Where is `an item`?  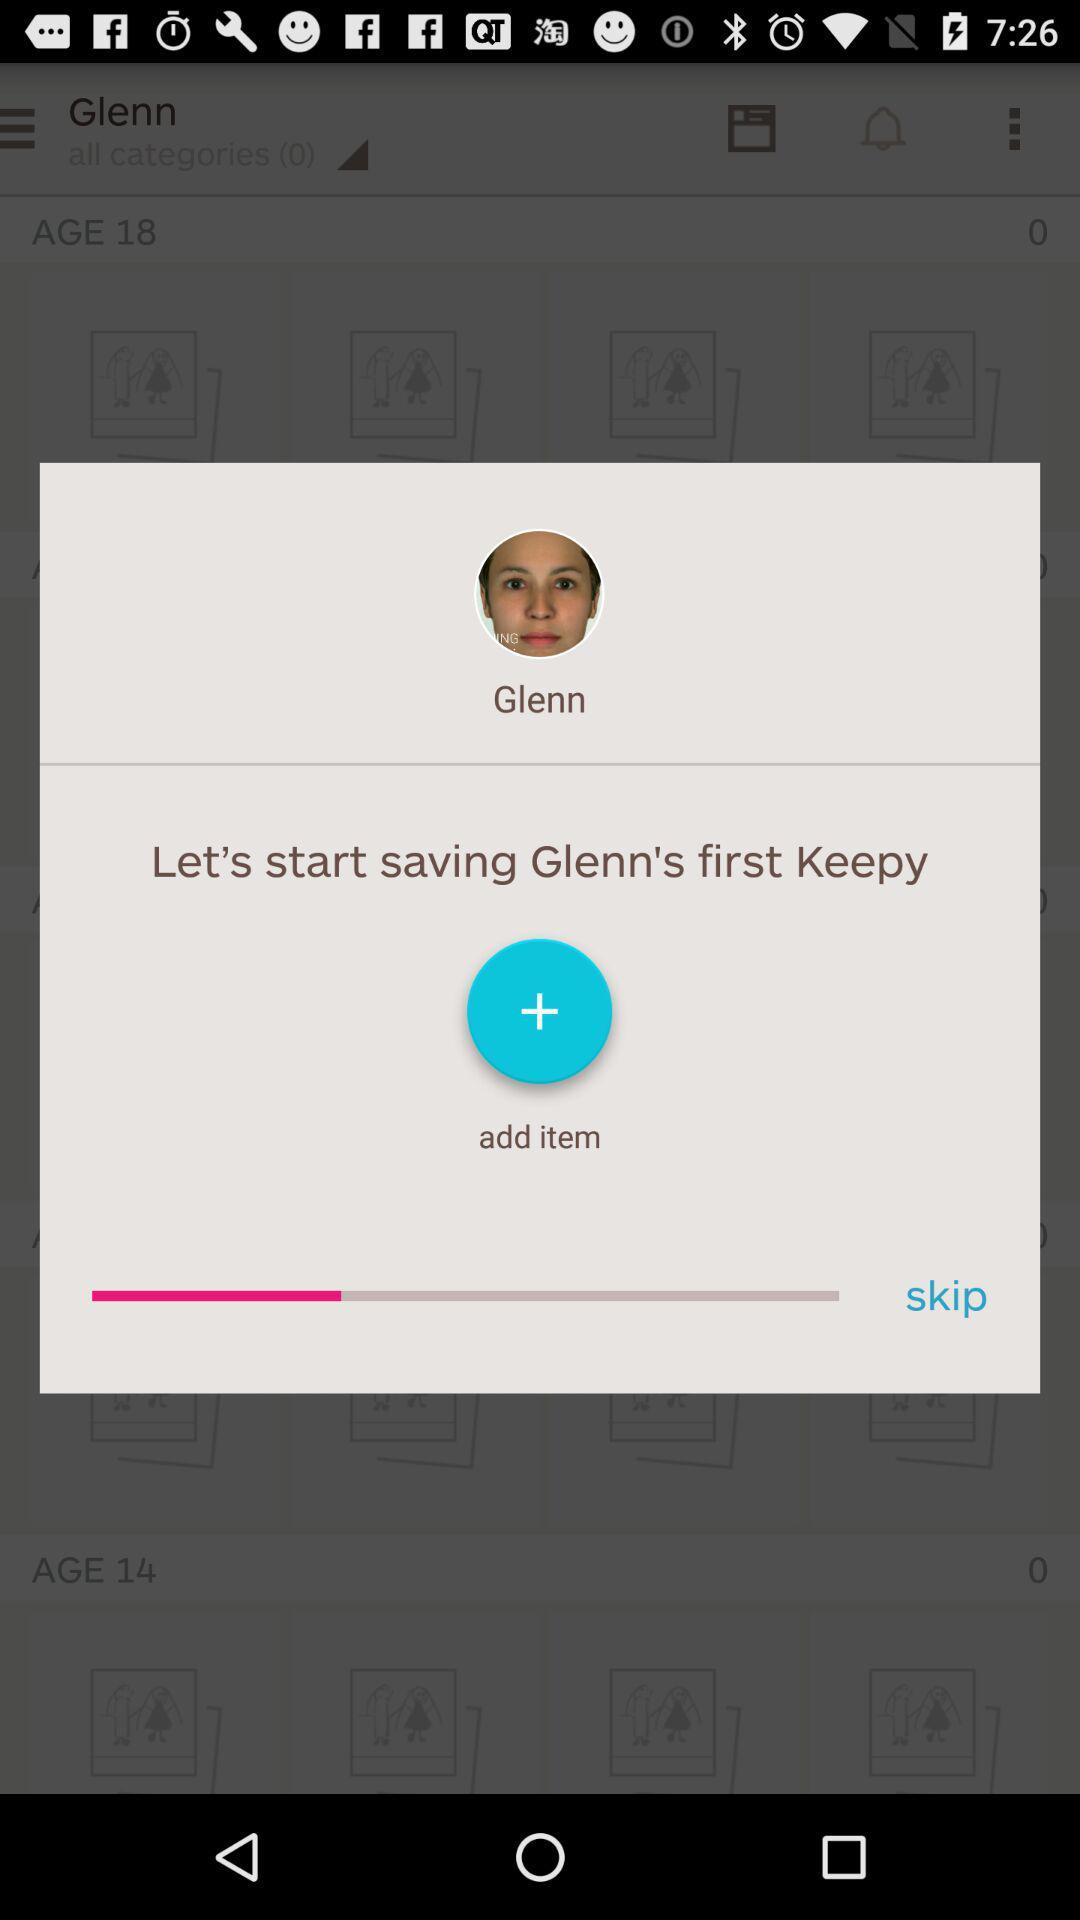
an item is located at coordinates (540, 1019).